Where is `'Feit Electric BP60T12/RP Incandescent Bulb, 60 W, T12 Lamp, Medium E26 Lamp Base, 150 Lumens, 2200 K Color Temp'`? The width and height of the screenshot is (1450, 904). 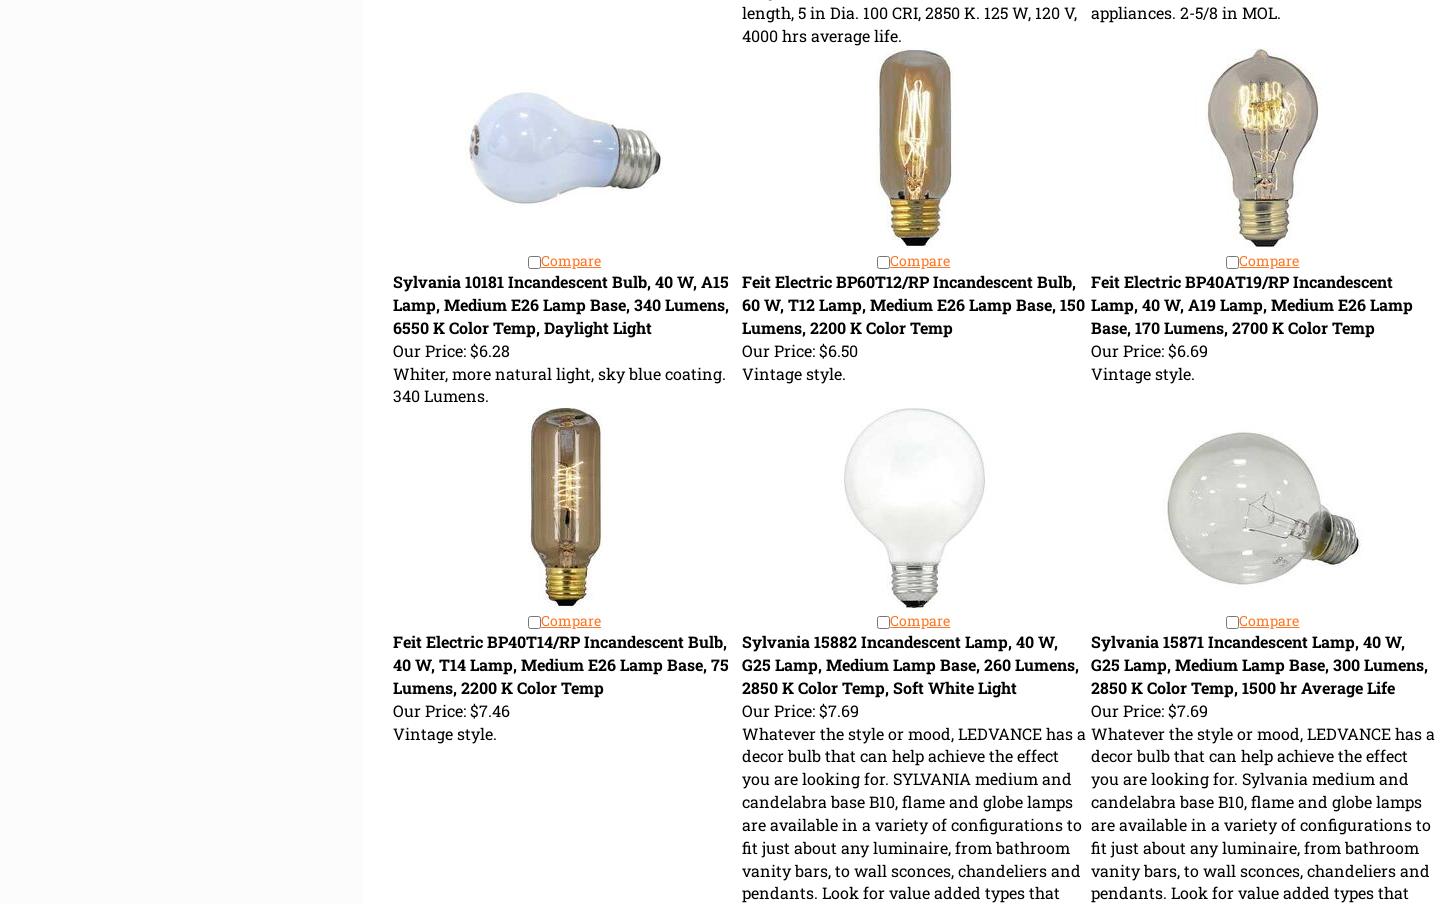
'Feit Electric BP60T12/RP Incandescent Bulb, 60 W, T12 Lamp, Medium E26 Lamp Base, 150 Lumens, 2200 K Color Temp' is located at coordinates (911, 304).